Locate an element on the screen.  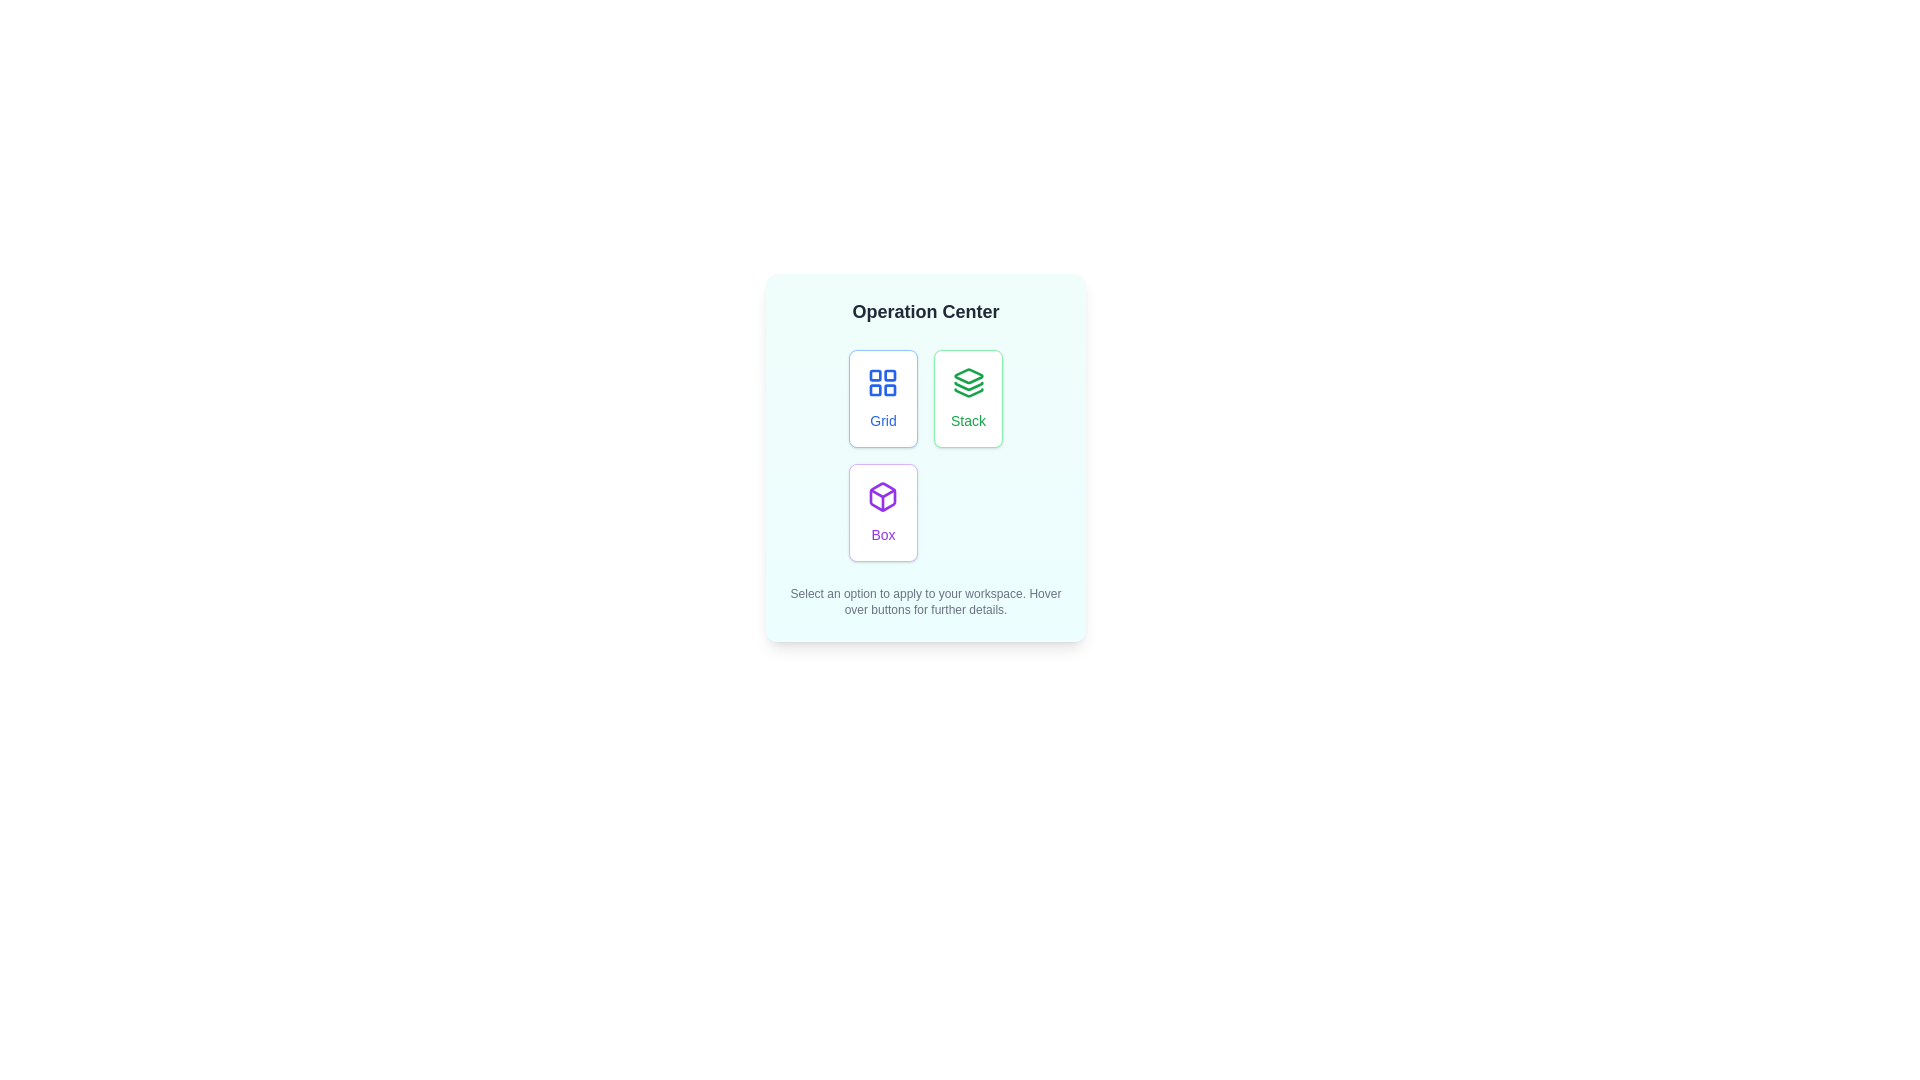
the button labeled 'Grid' which has a white background, blue text, and a grid-like icon is located at coordinates (882, 398).